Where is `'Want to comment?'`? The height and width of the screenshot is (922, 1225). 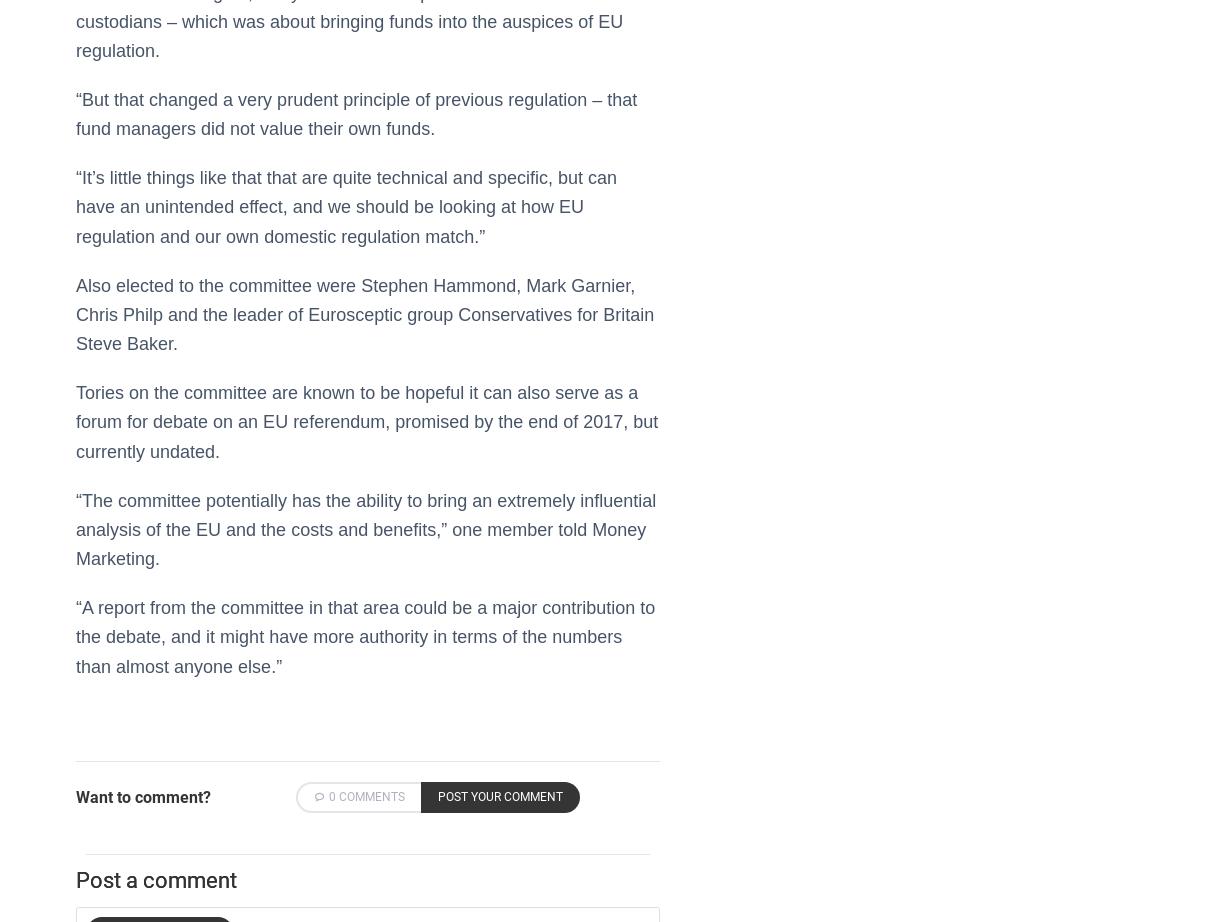 'Want to comment?' is located at coordinates (142, 795).